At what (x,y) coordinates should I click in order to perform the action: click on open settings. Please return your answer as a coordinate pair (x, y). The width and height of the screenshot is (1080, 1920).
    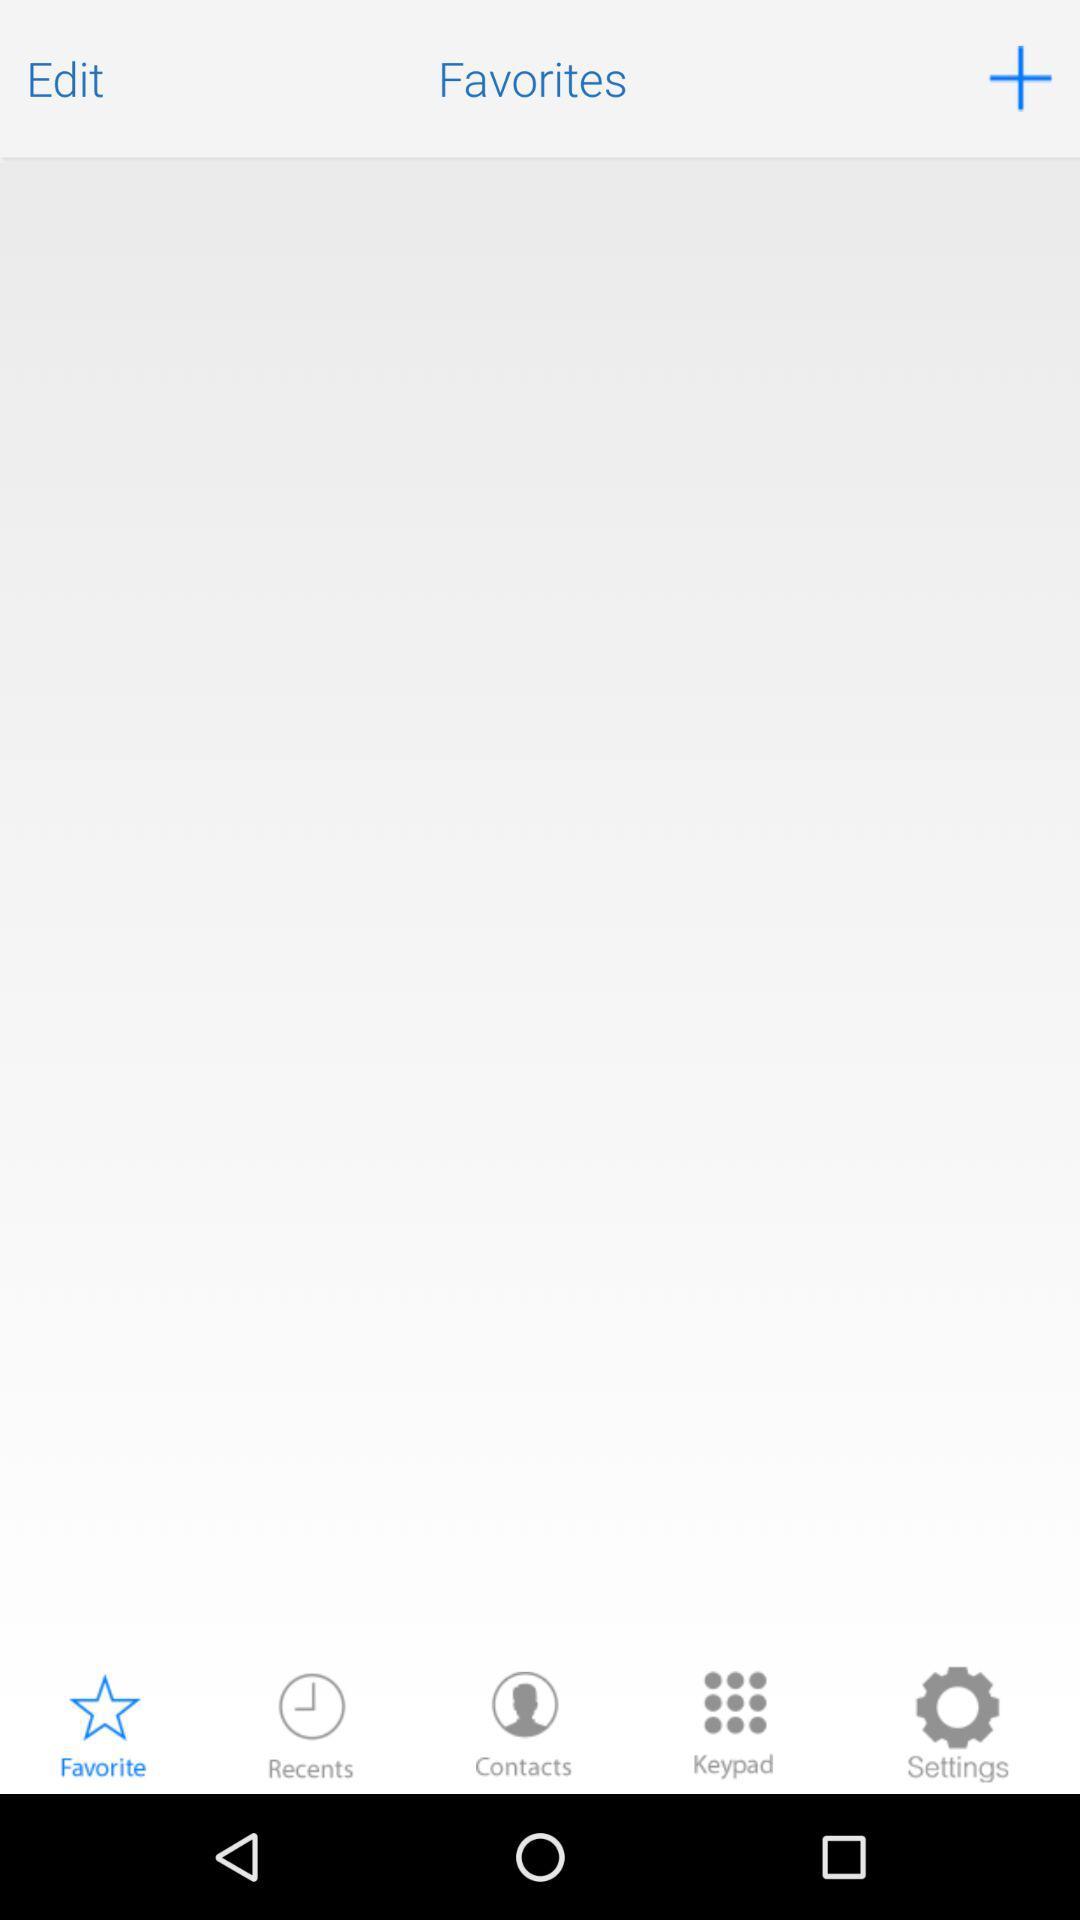
    Looking at the image, I should click on (956, 1723).